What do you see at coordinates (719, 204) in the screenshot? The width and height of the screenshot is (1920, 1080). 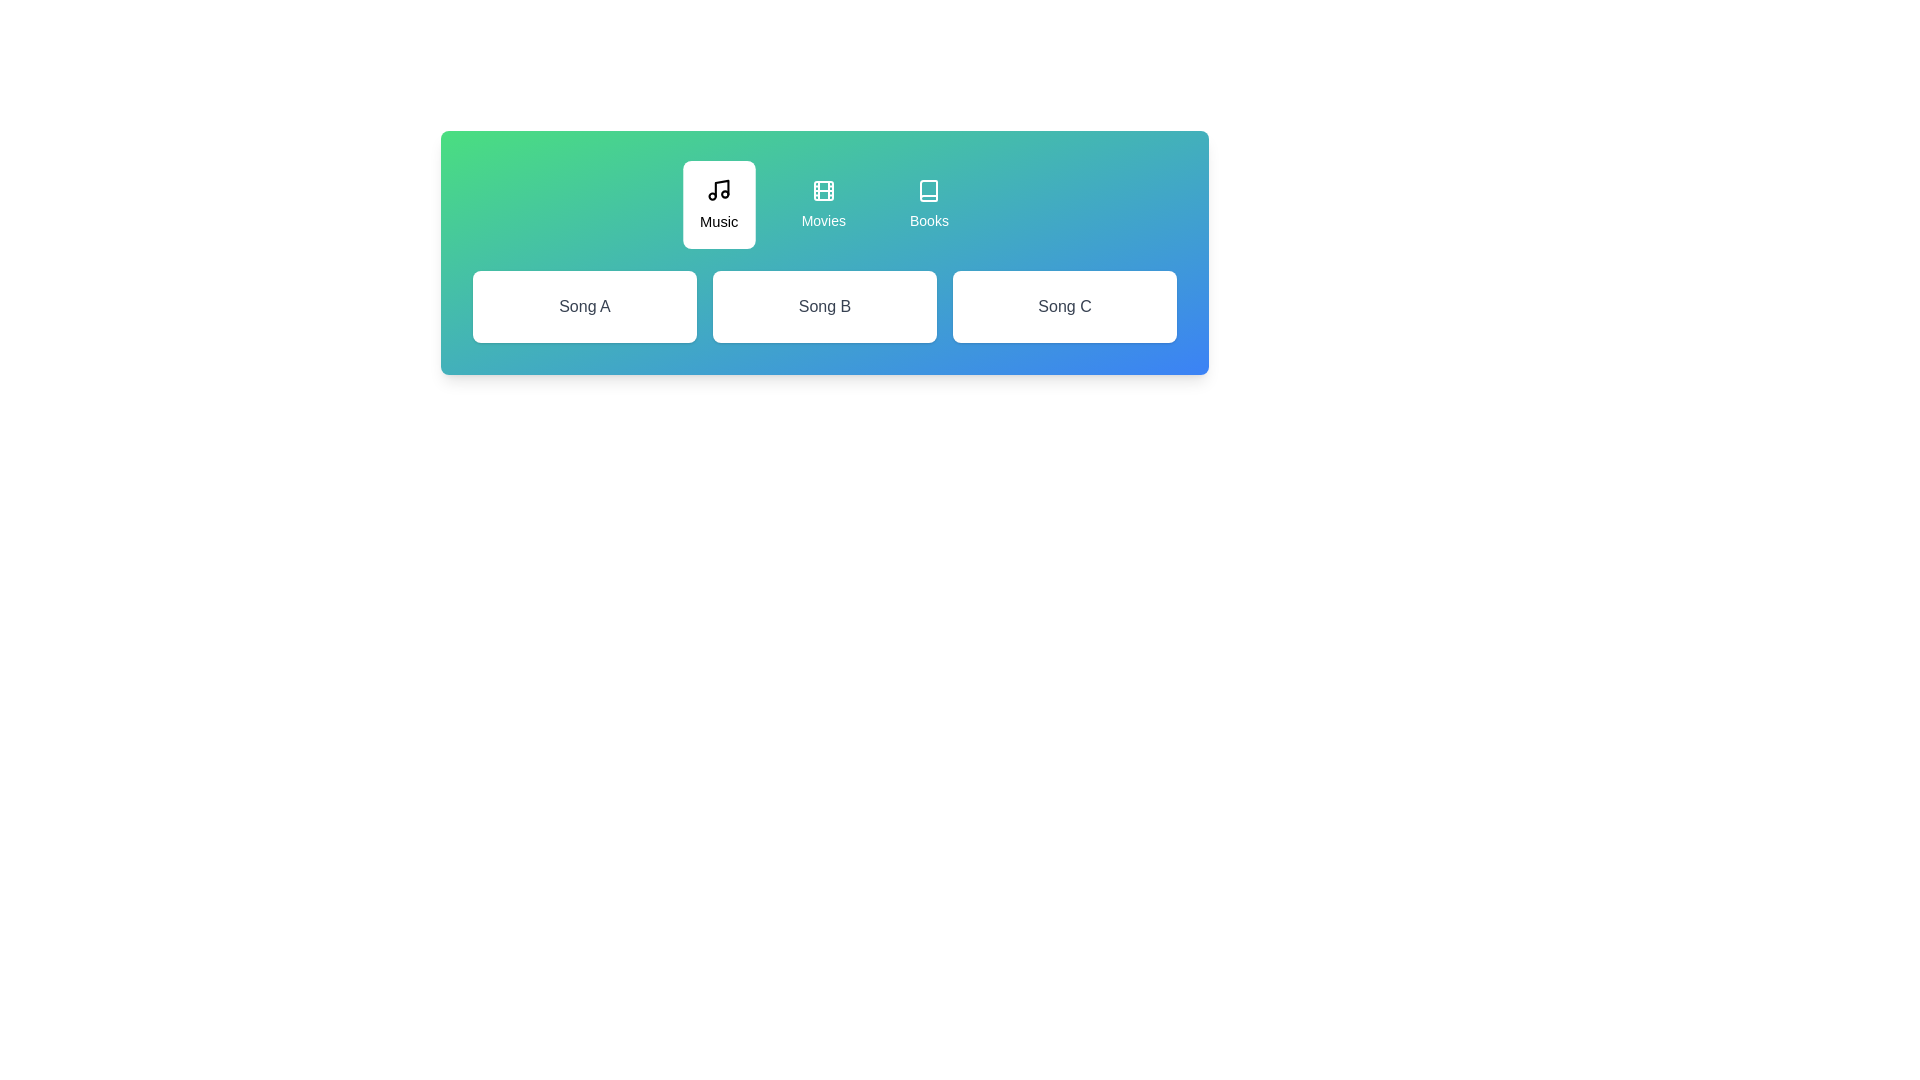 I see `the tab labeled Music by clicking its button` at bounding box center [719, 204].